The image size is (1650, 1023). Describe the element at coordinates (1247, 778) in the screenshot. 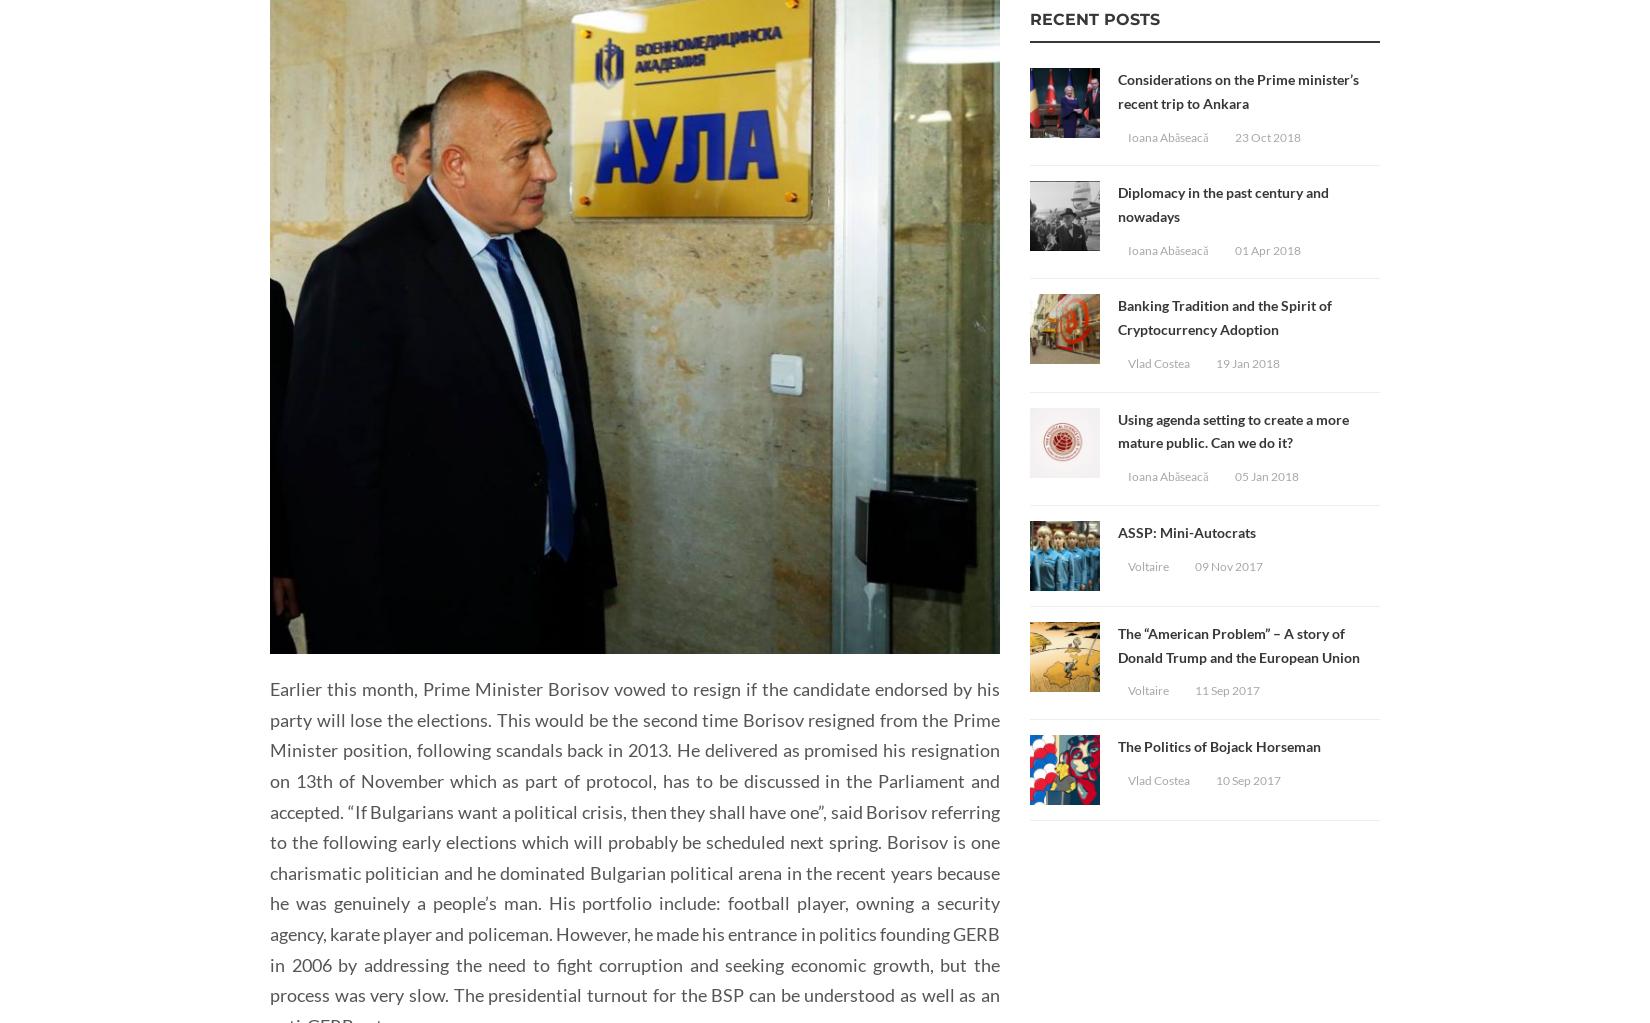

I see `'10 Sep 2017'` at that location.